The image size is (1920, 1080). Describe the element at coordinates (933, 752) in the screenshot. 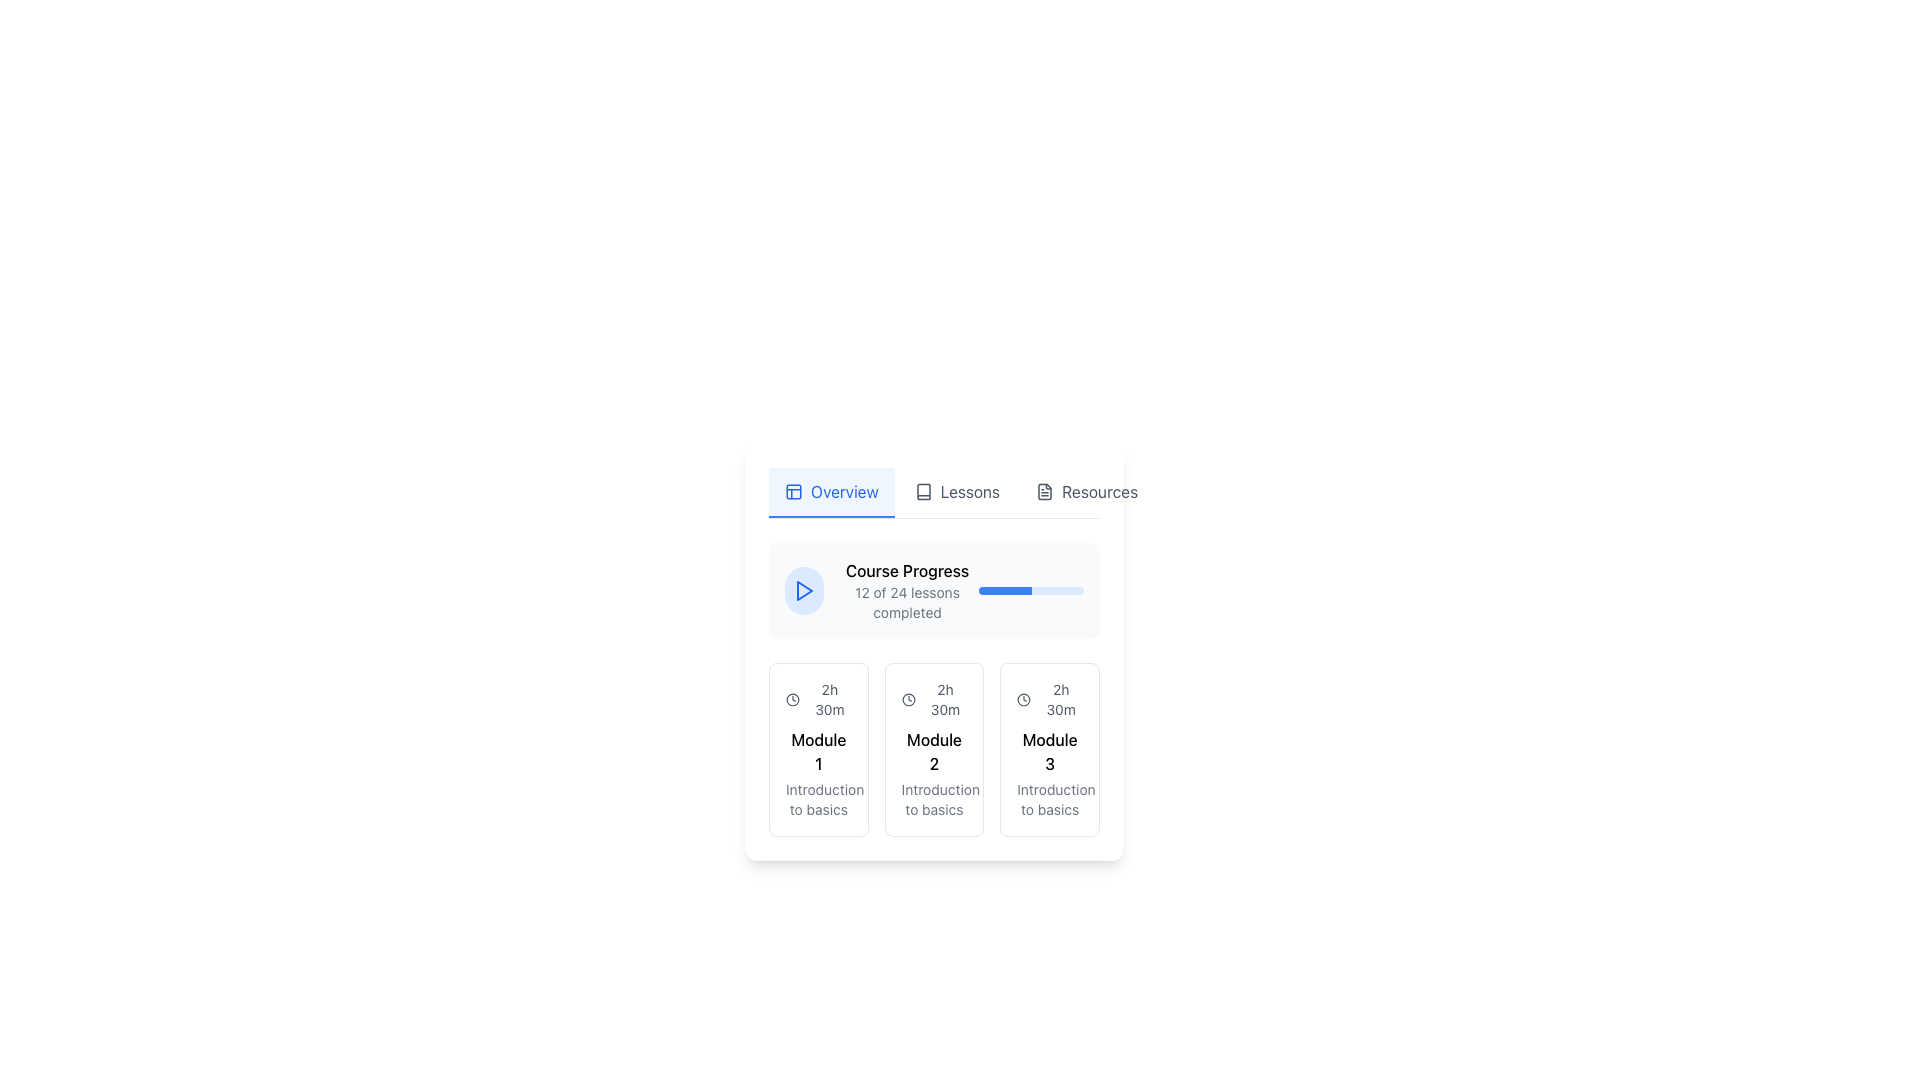

I see `the text label that serves as a title or heading for the module` at that location.